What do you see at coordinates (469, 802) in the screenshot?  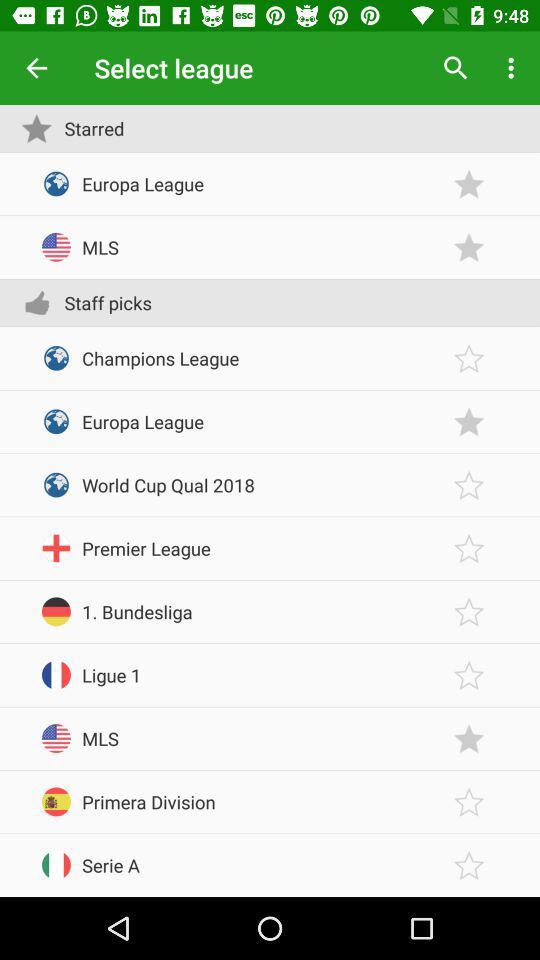 I see `would favorite primera division` at bounding box center [469, 802].